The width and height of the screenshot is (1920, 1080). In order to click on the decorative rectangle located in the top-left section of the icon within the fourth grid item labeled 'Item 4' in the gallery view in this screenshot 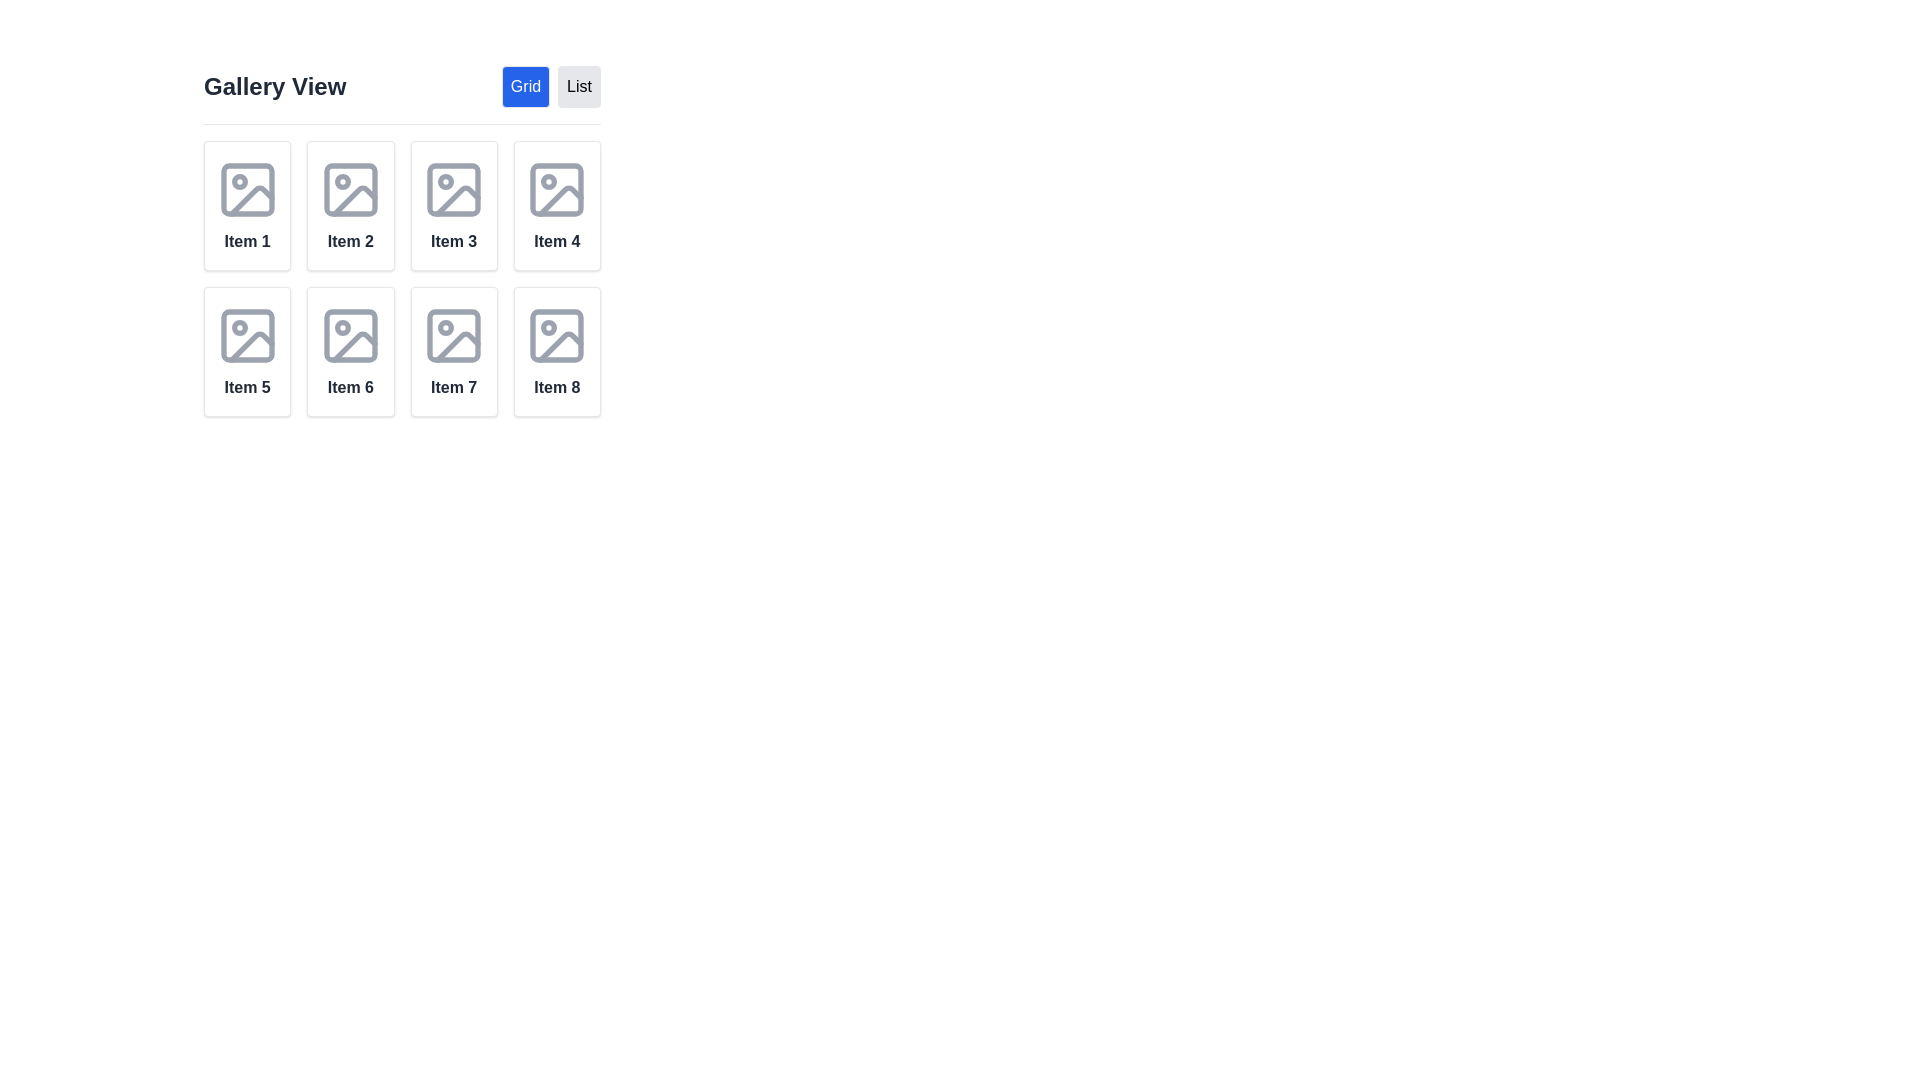, I will do `click(557, 189)`.